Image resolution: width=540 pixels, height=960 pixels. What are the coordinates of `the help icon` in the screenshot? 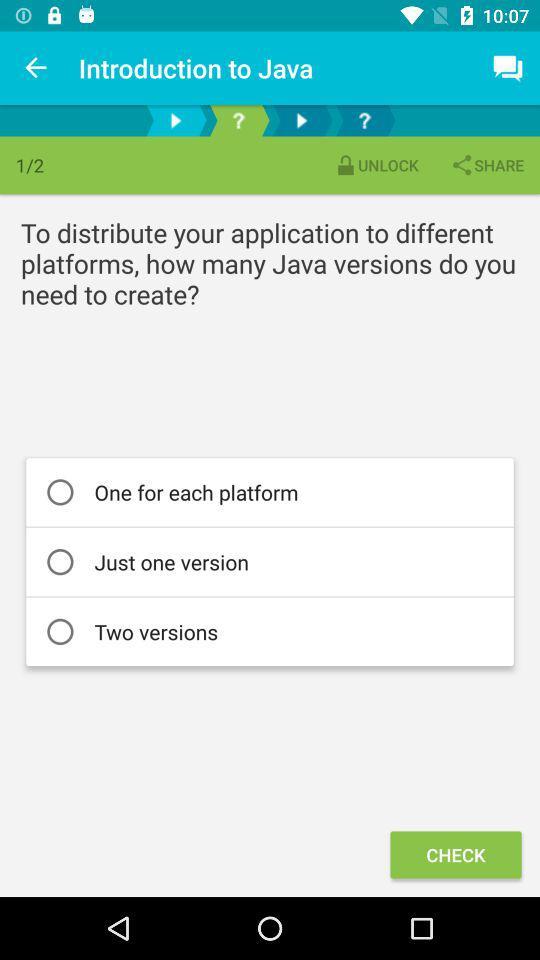 It's located at (363, 120).